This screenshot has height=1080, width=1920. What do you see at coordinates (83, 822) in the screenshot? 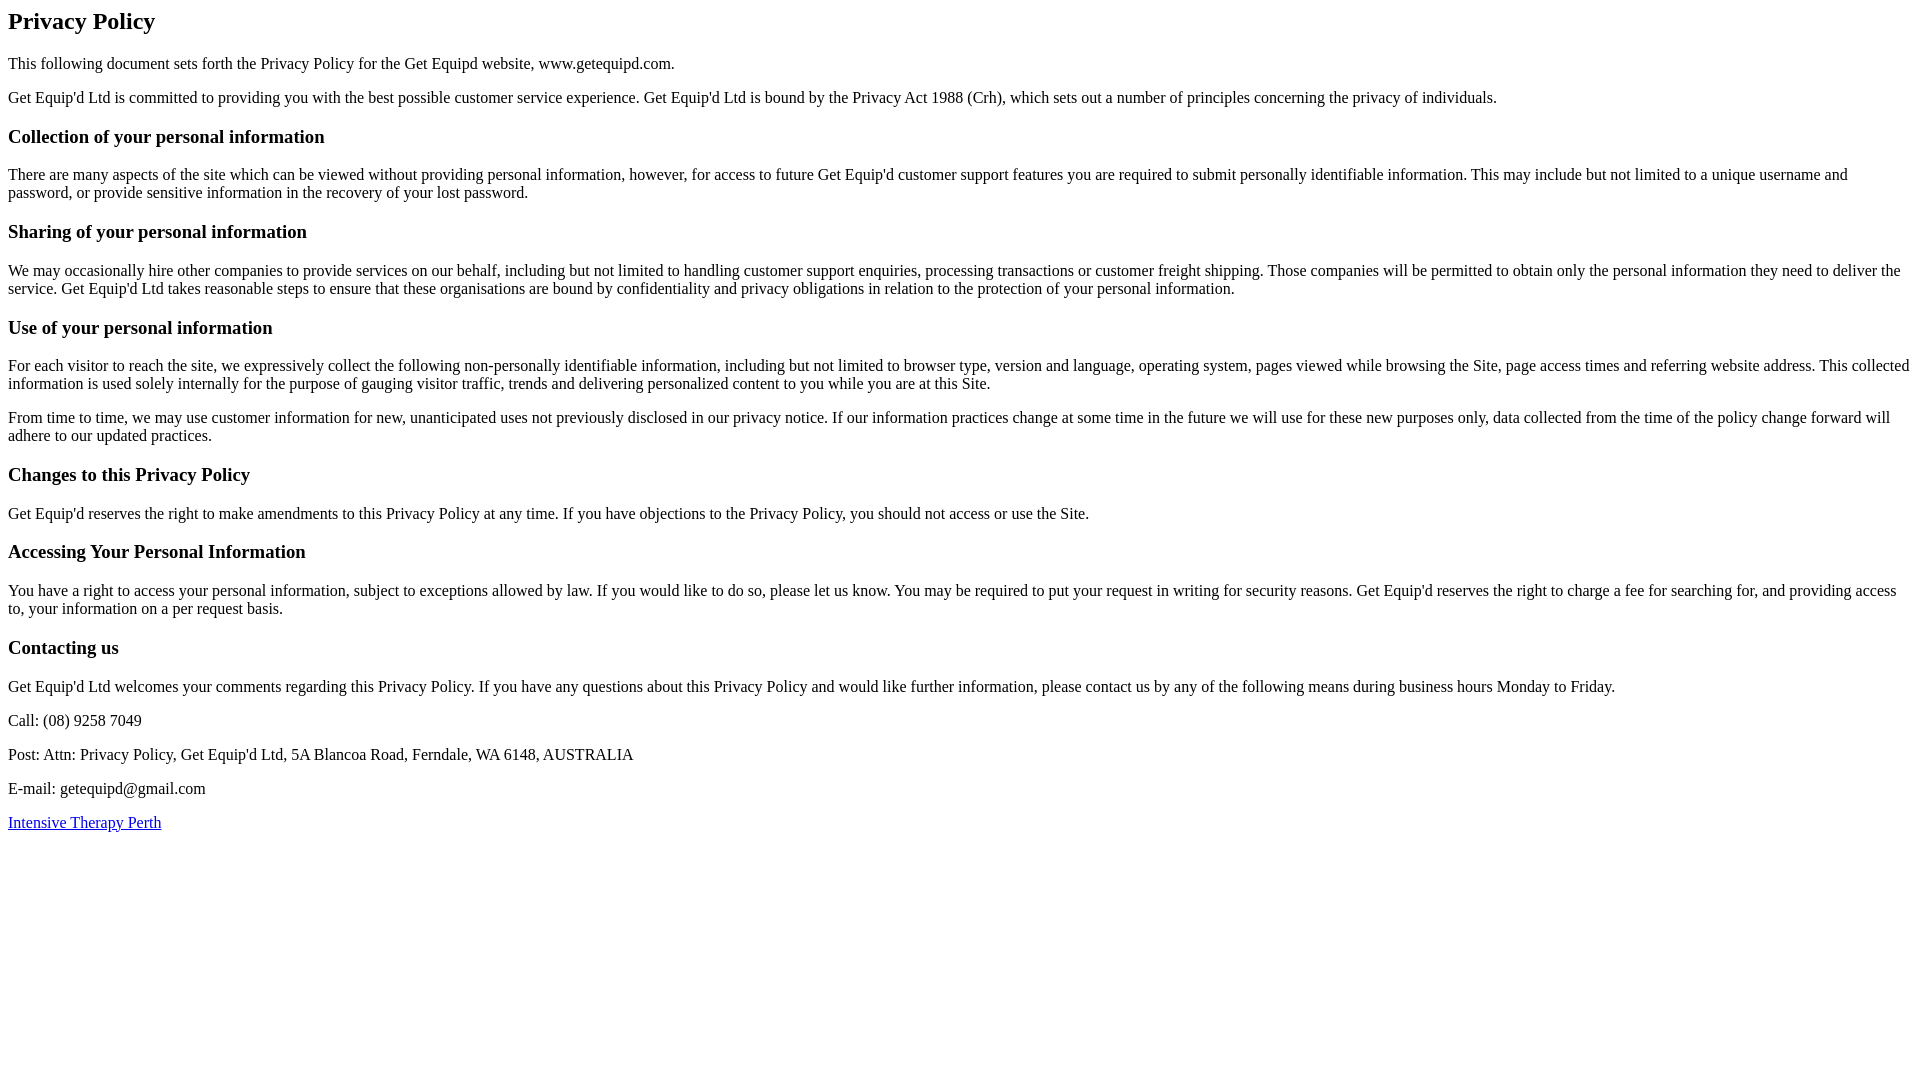
I see `'Intensive Therapy Perth'` at bounding box center [83, 822].